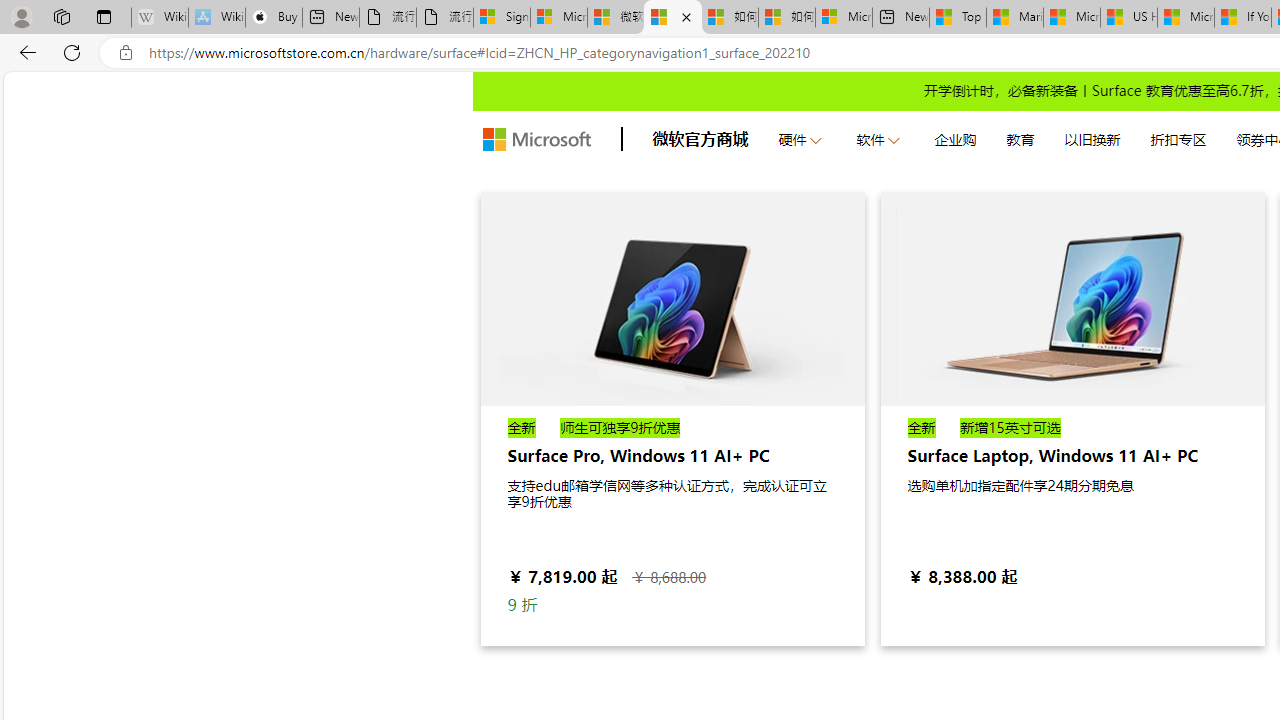 The image size is (1280, 720). What do you see at coordinates (957, 17) in the screenshot?
I see `'Top Stories - MSN'` at bounding box center [957, 17].